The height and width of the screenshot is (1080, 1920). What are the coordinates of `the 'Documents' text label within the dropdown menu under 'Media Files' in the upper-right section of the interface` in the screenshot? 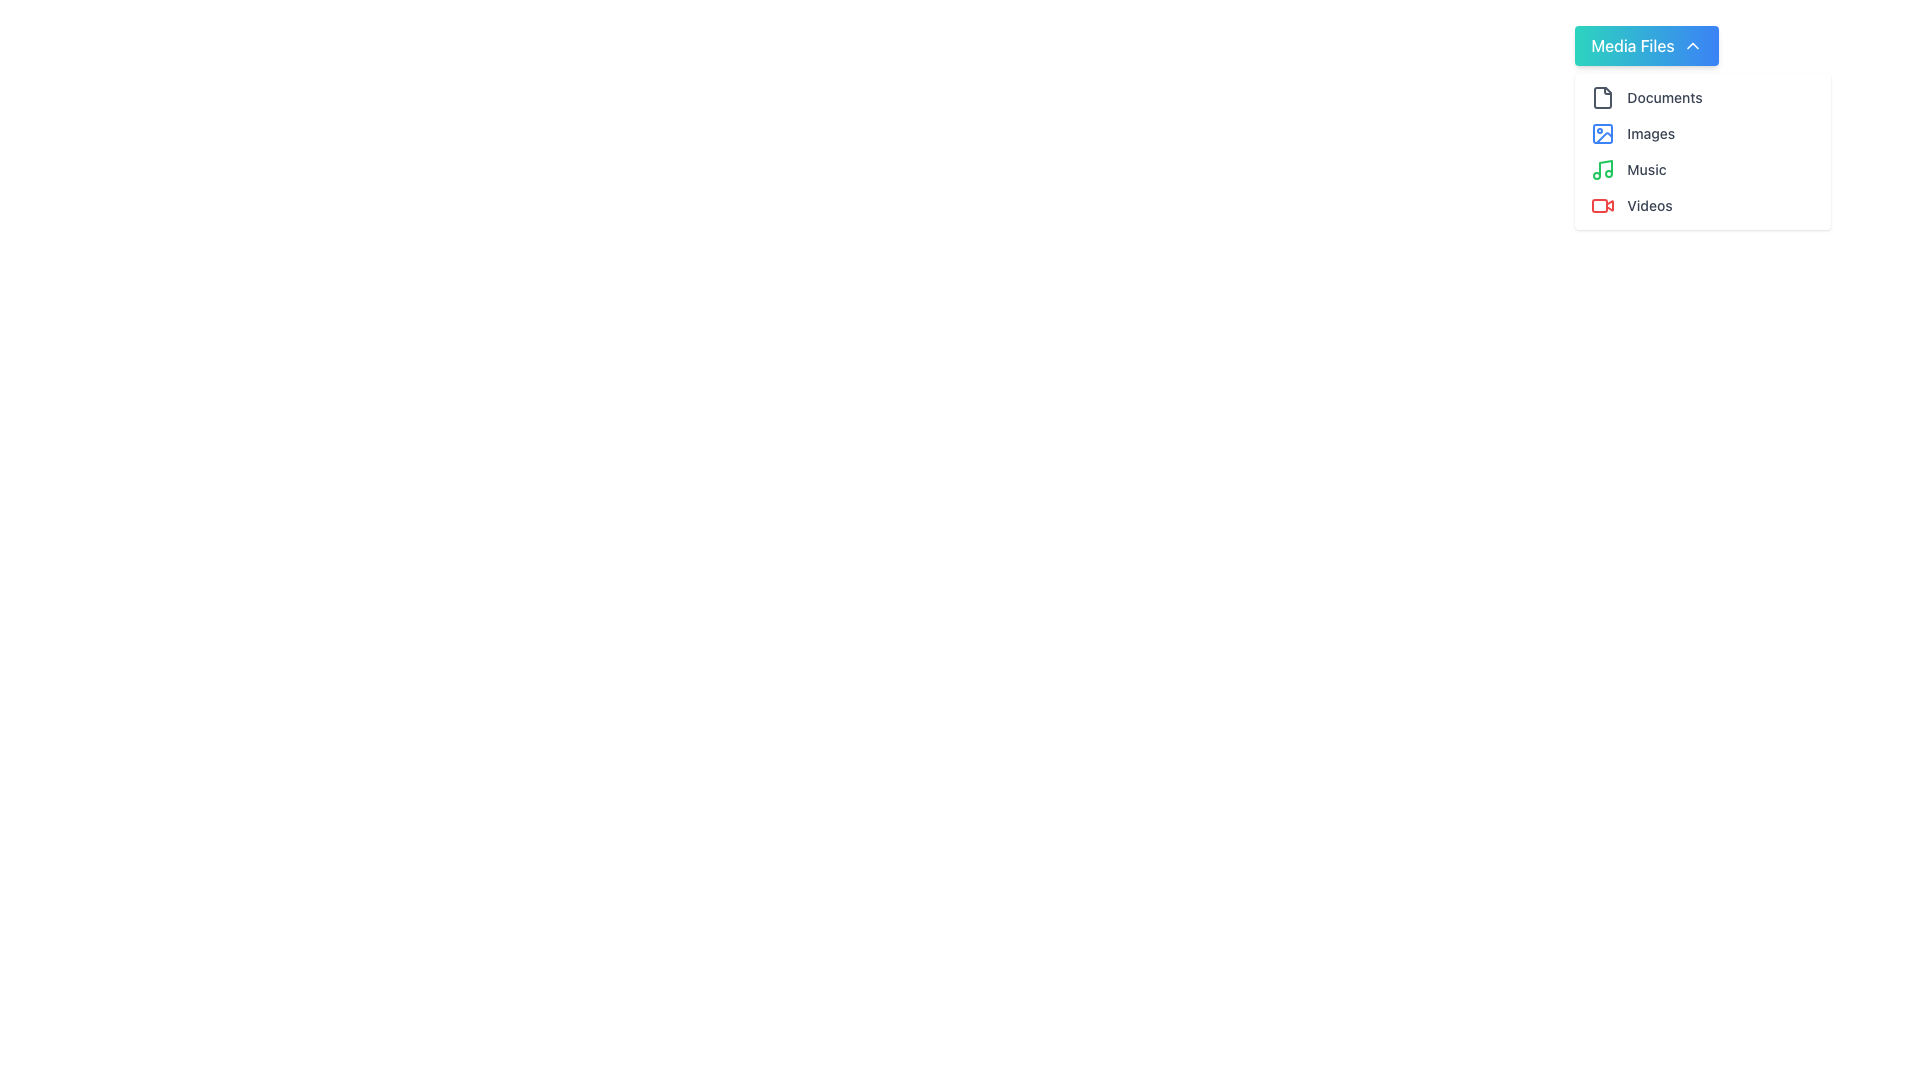 It's located at (1665, 97).